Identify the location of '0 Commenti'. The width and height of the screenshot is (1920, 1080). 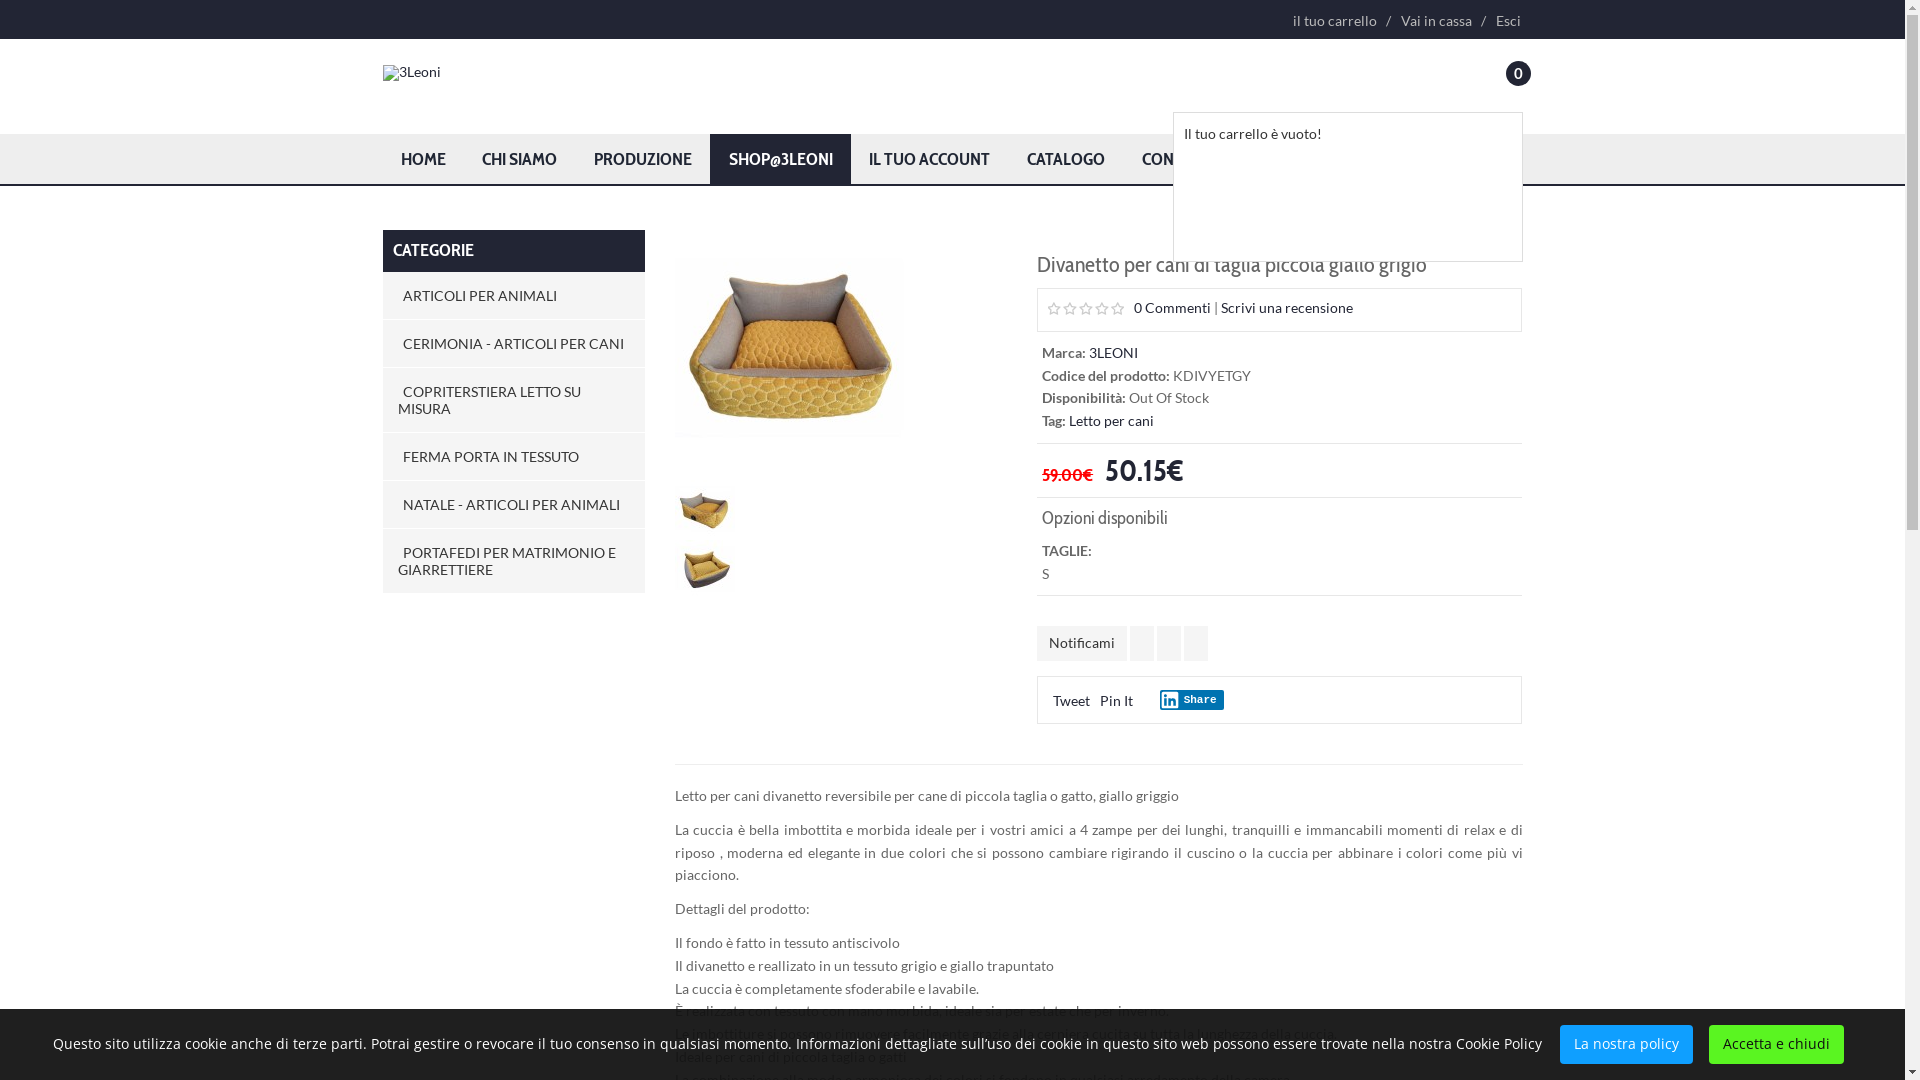
(1133, 307).